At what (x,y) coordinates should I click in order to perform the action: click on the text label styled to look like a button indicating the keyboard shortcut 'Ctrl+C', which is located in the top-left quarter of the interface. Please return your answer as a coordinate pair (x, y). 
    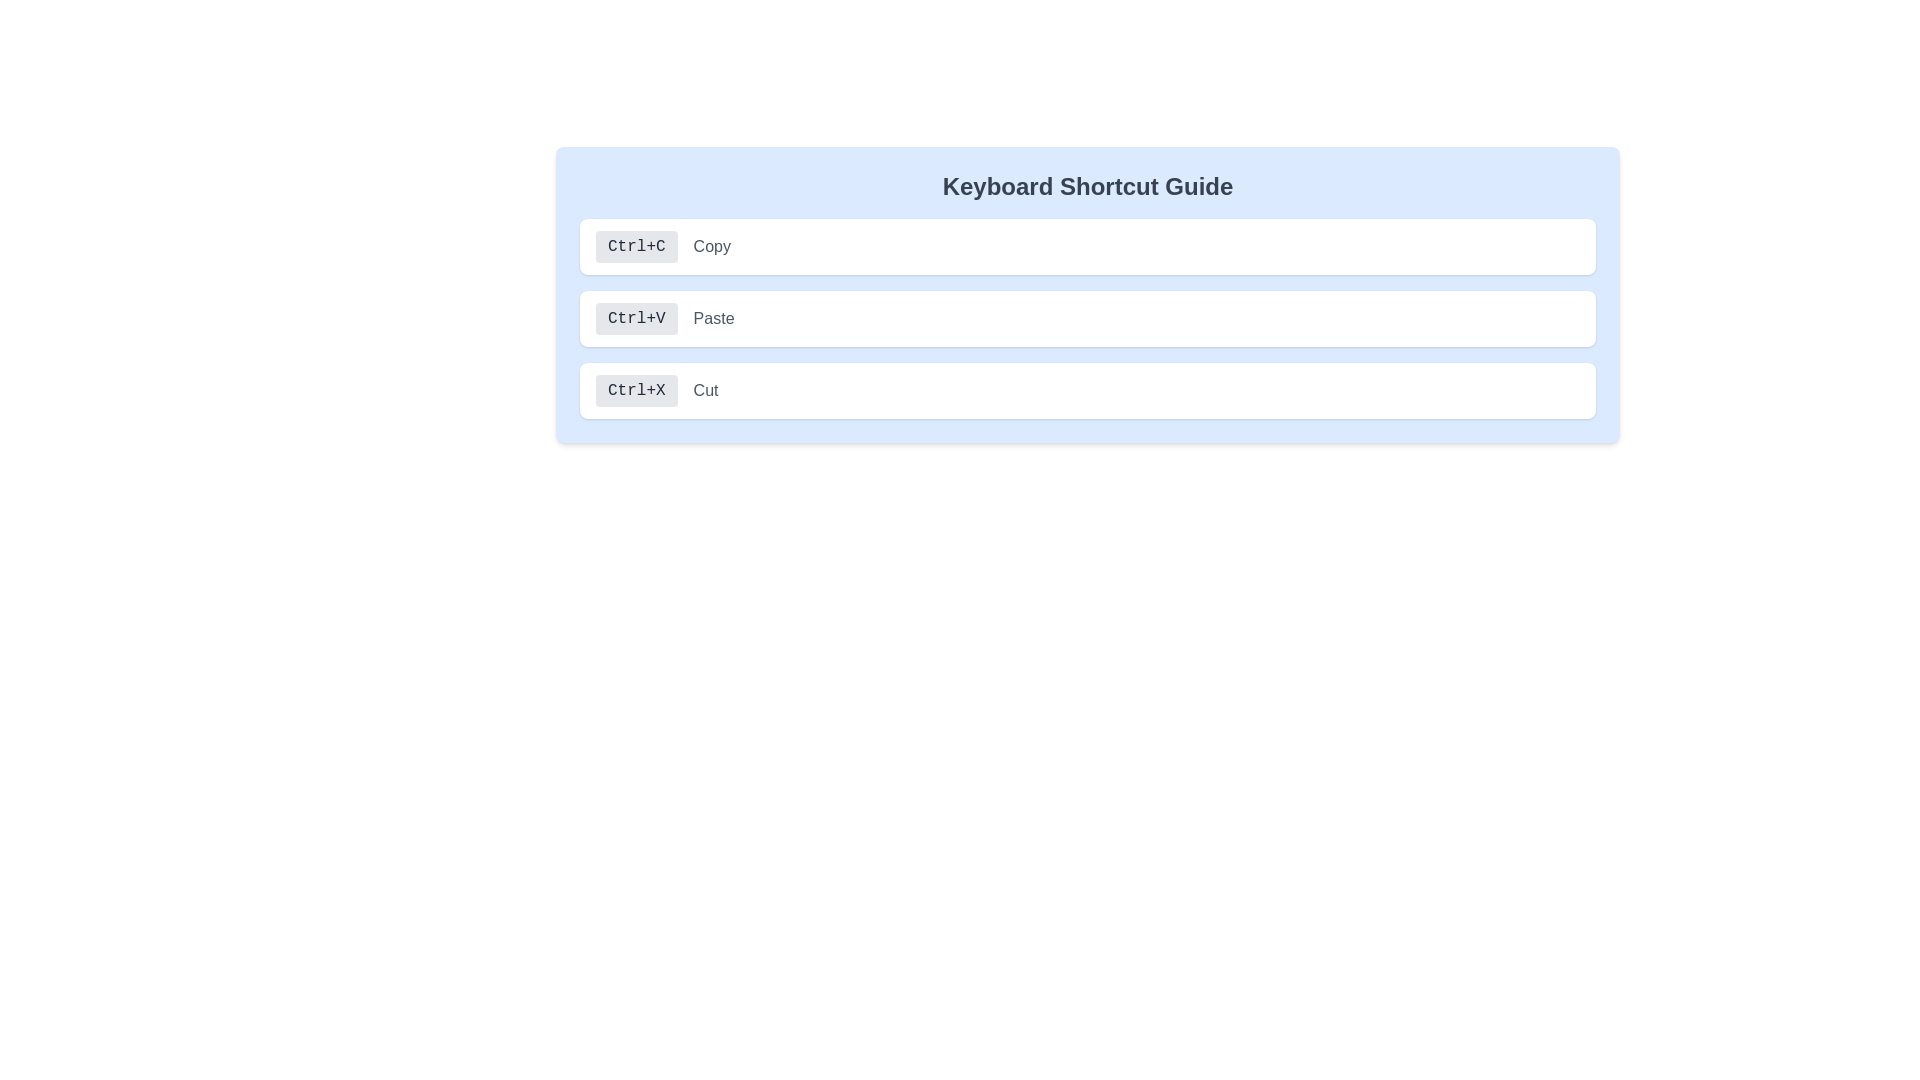
    Looking at the image, I should click on (635, 245).